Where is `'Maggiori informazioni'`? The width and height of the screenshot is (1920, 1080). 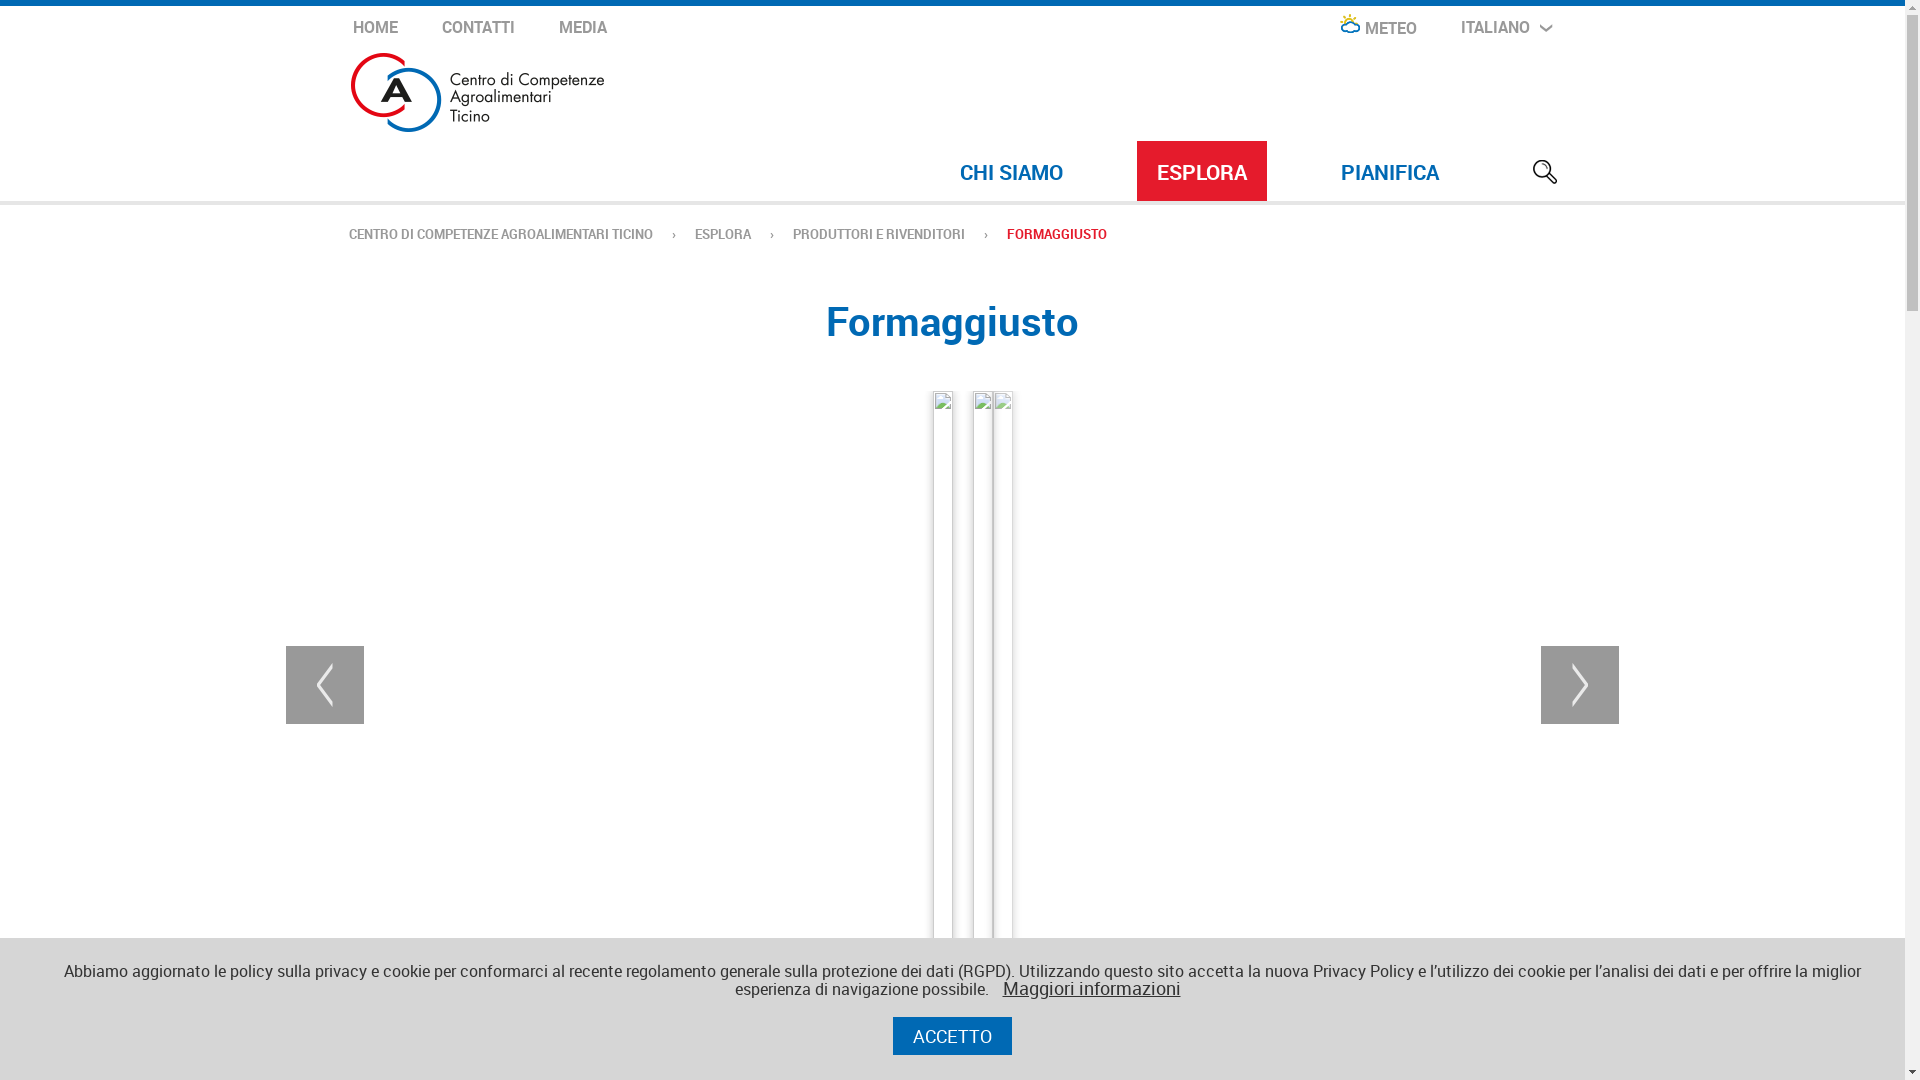 'Maggiori informazioni' is located at coordinates (1089, 986).